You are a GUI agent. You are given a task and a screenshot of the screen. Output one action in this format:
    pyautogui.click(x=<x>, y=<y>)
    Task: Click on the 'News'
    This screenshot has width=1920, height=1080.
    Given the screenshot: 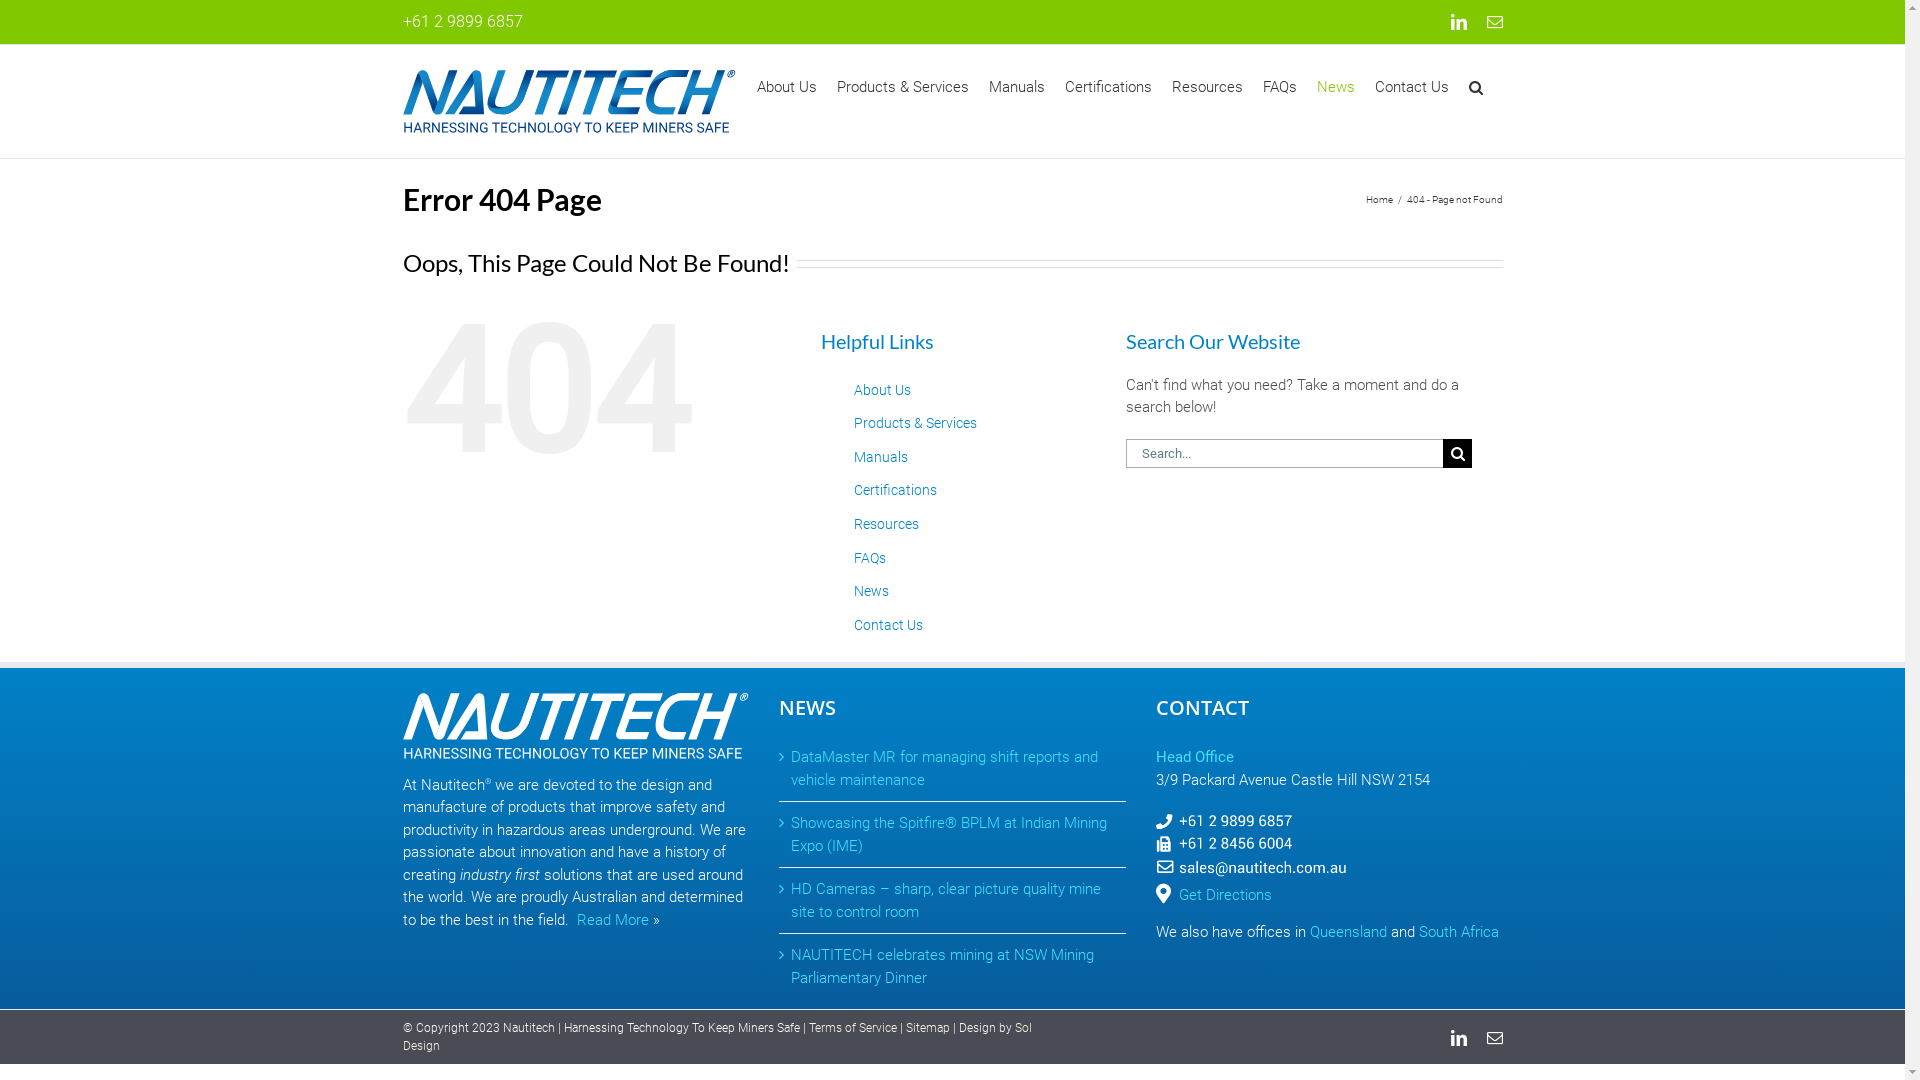 What is the action you would take?
    pyautogui.click(x=1334, y=86)
    